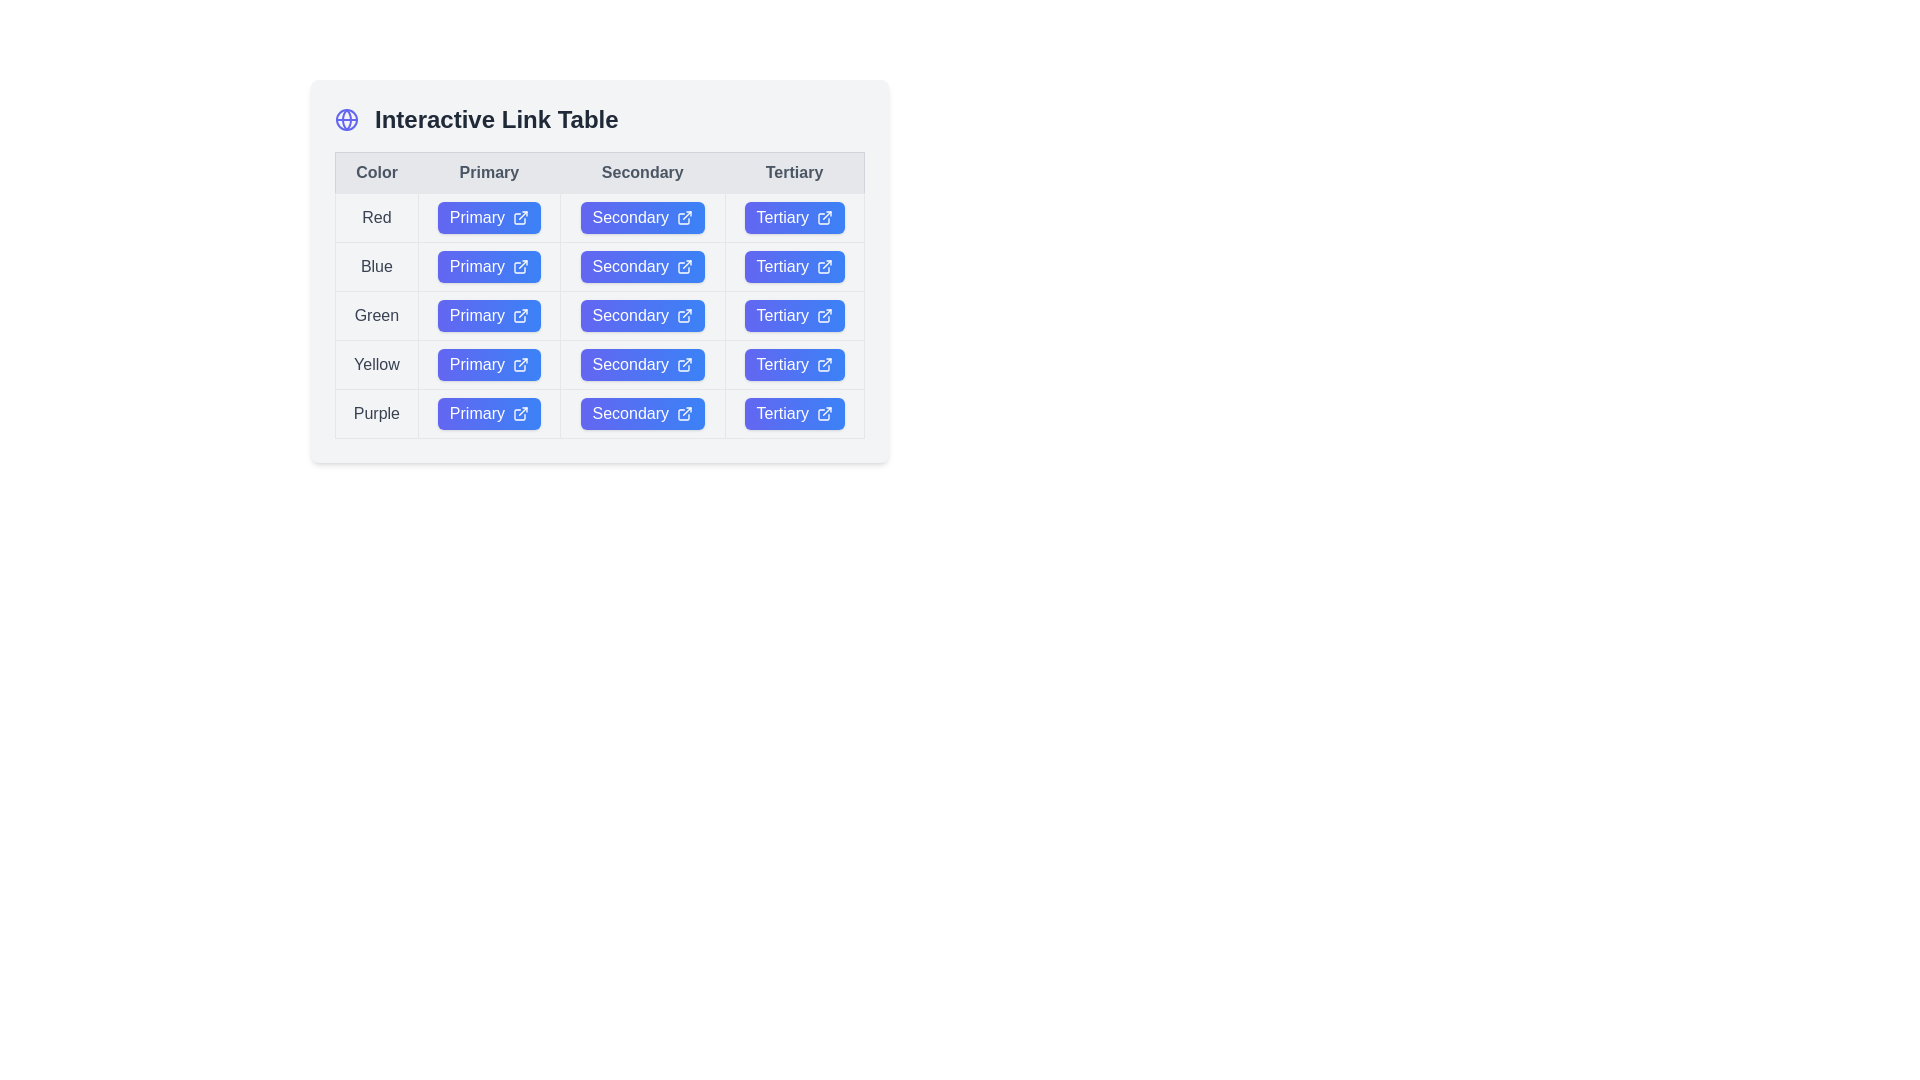 This screenshot has height=1080, width=1920. Describe the element at coordinates (489, 265) in the screenshot. I see `the 'Primary' button with a gradient background and external link icon in the second row of the table under the 'Primary' column` at that location.